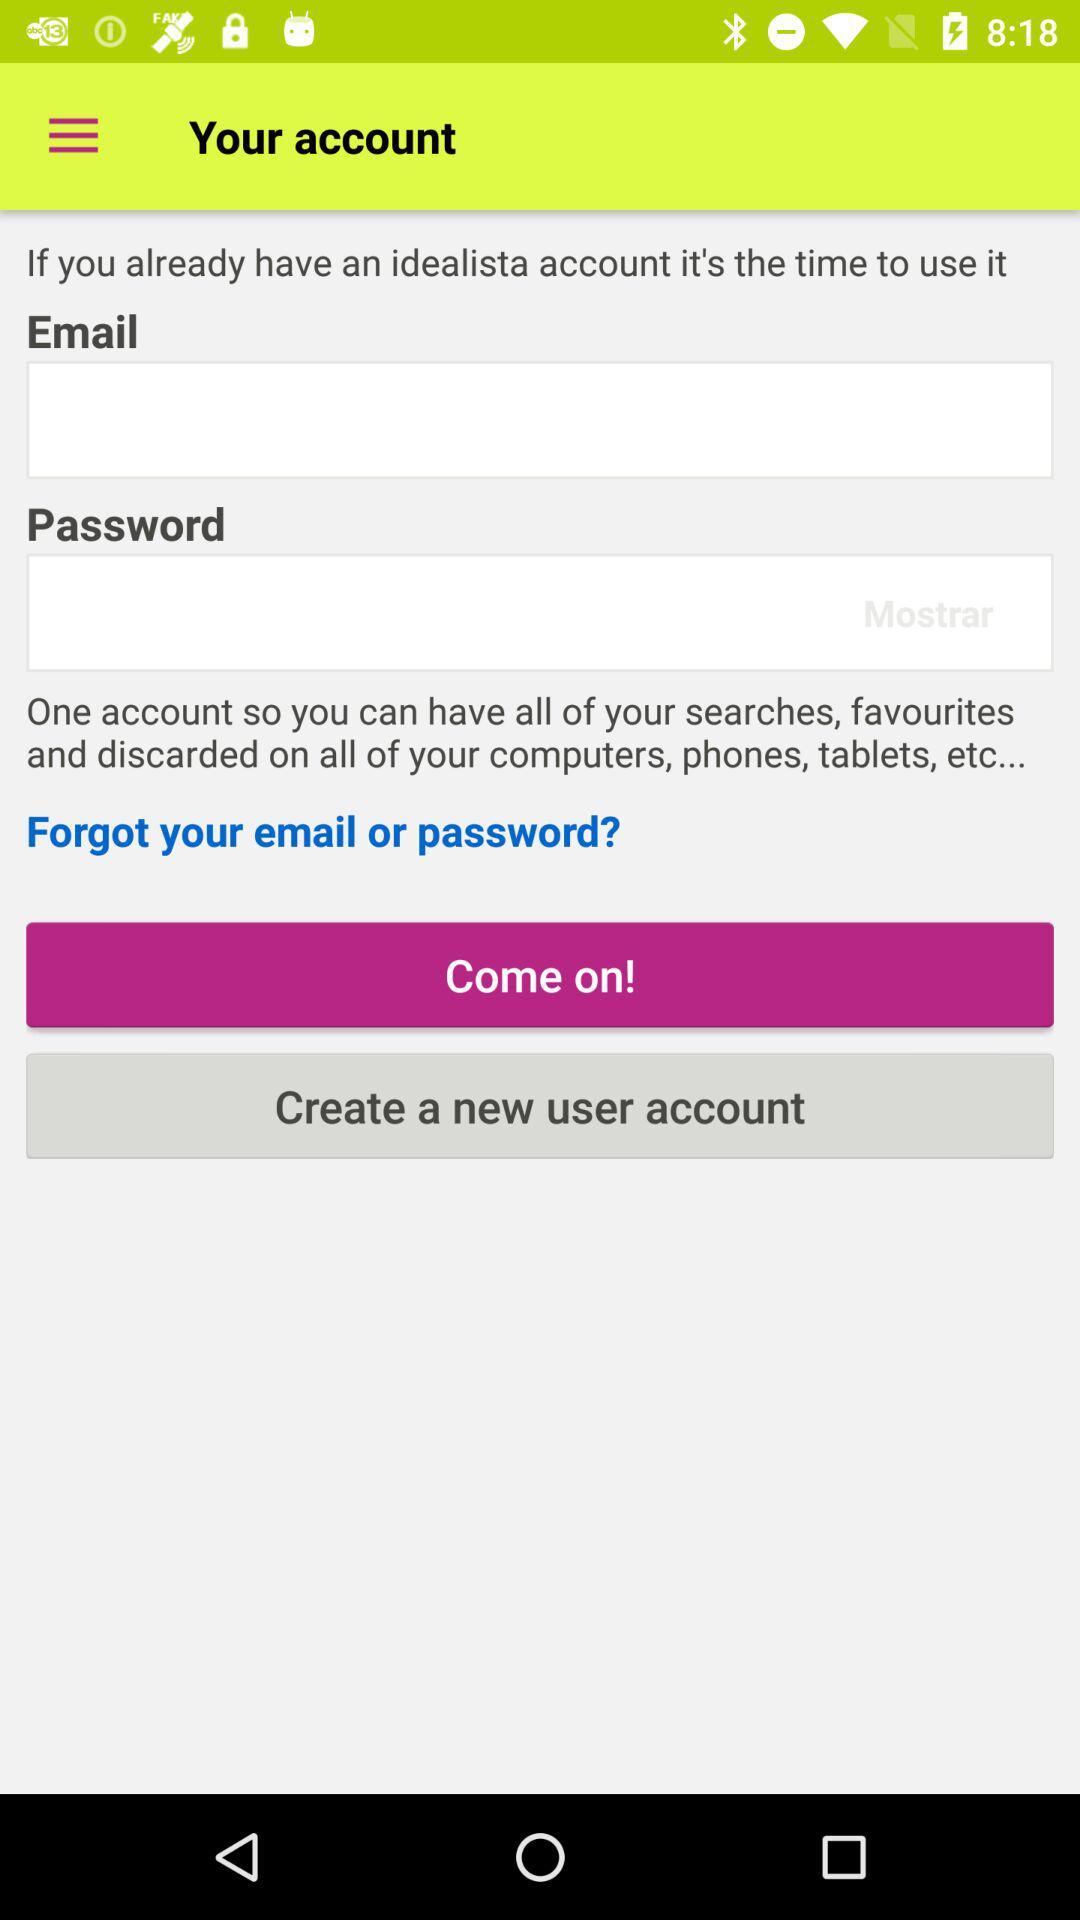 The width and height of the screenshot is (1080, 1920). I want to click on email id here, so click(540, 419).